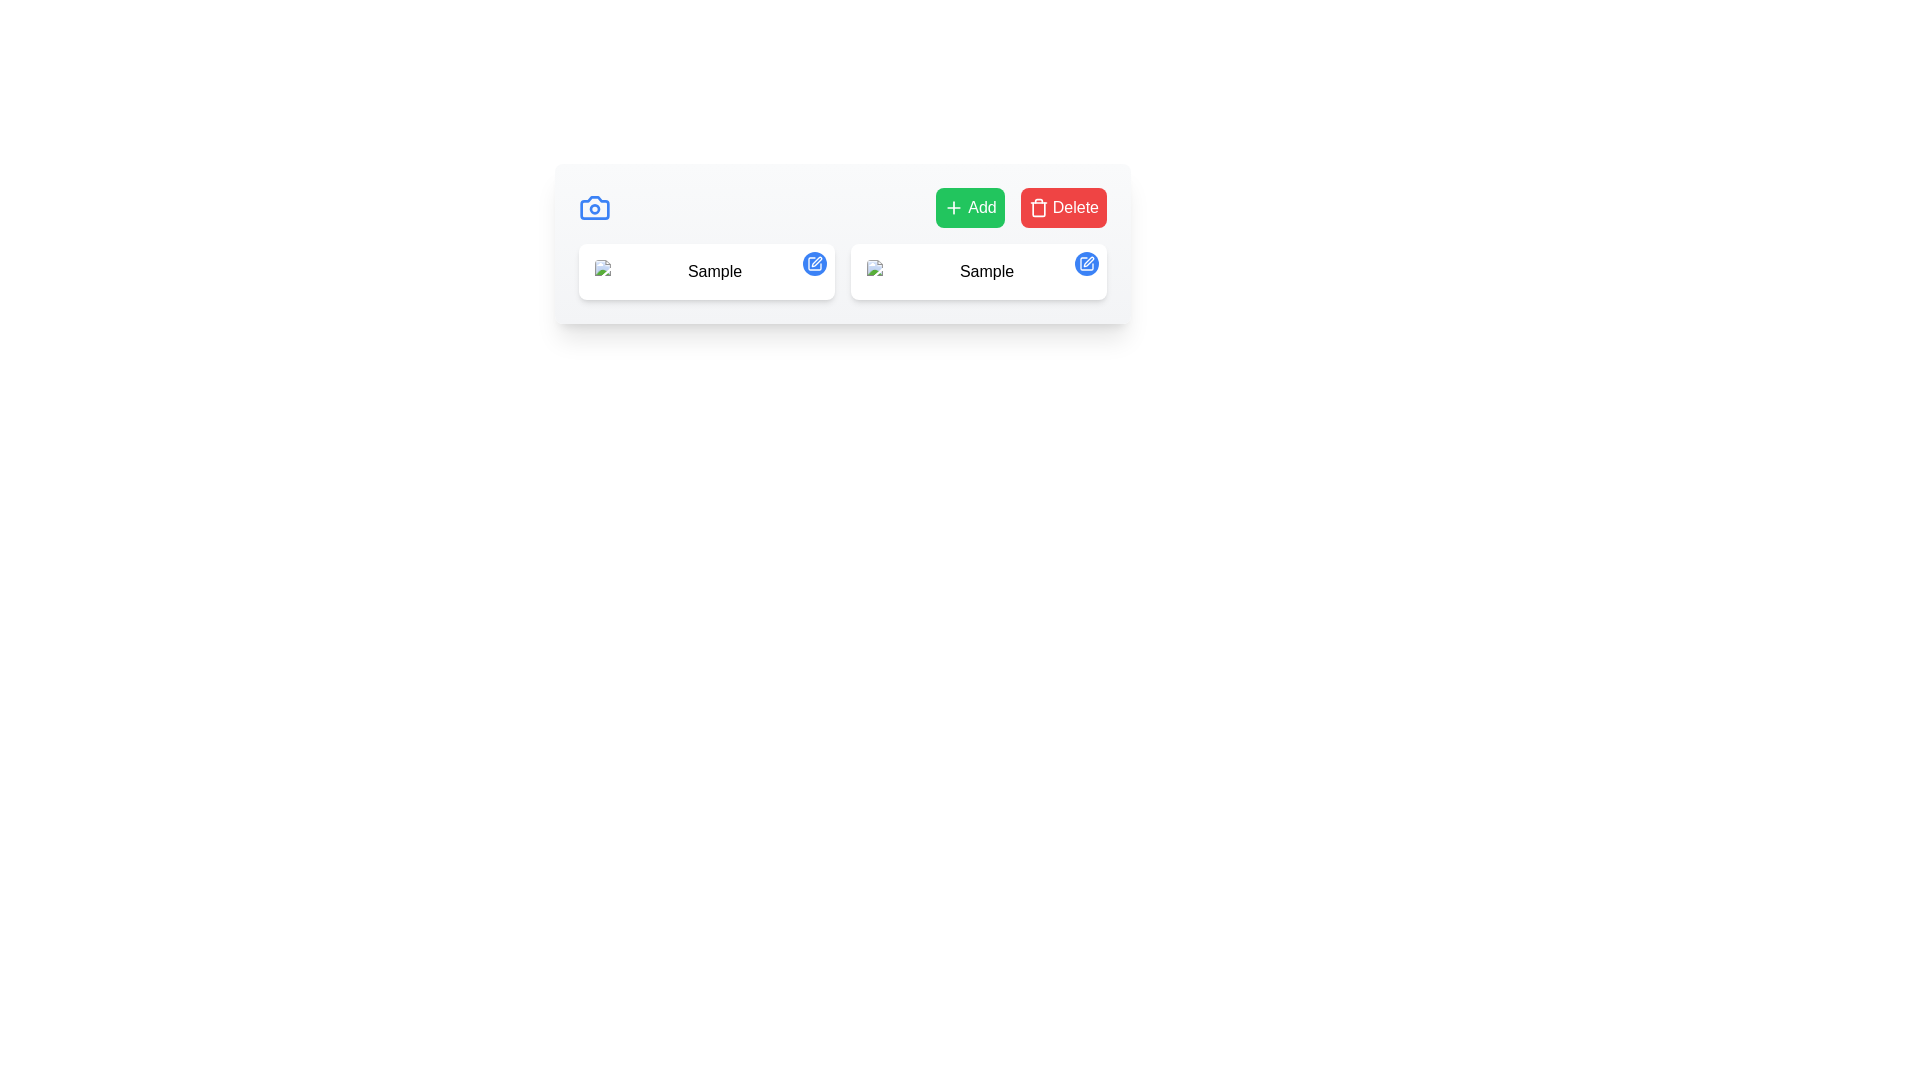 Image resolution: width=1920 pixels, height=1080 pixels. Describe the element at coordinates (1038, 208) in the screenshot. I see `the trash bin icon within the 'Delete' button located at the top-right of the interface` at that location.